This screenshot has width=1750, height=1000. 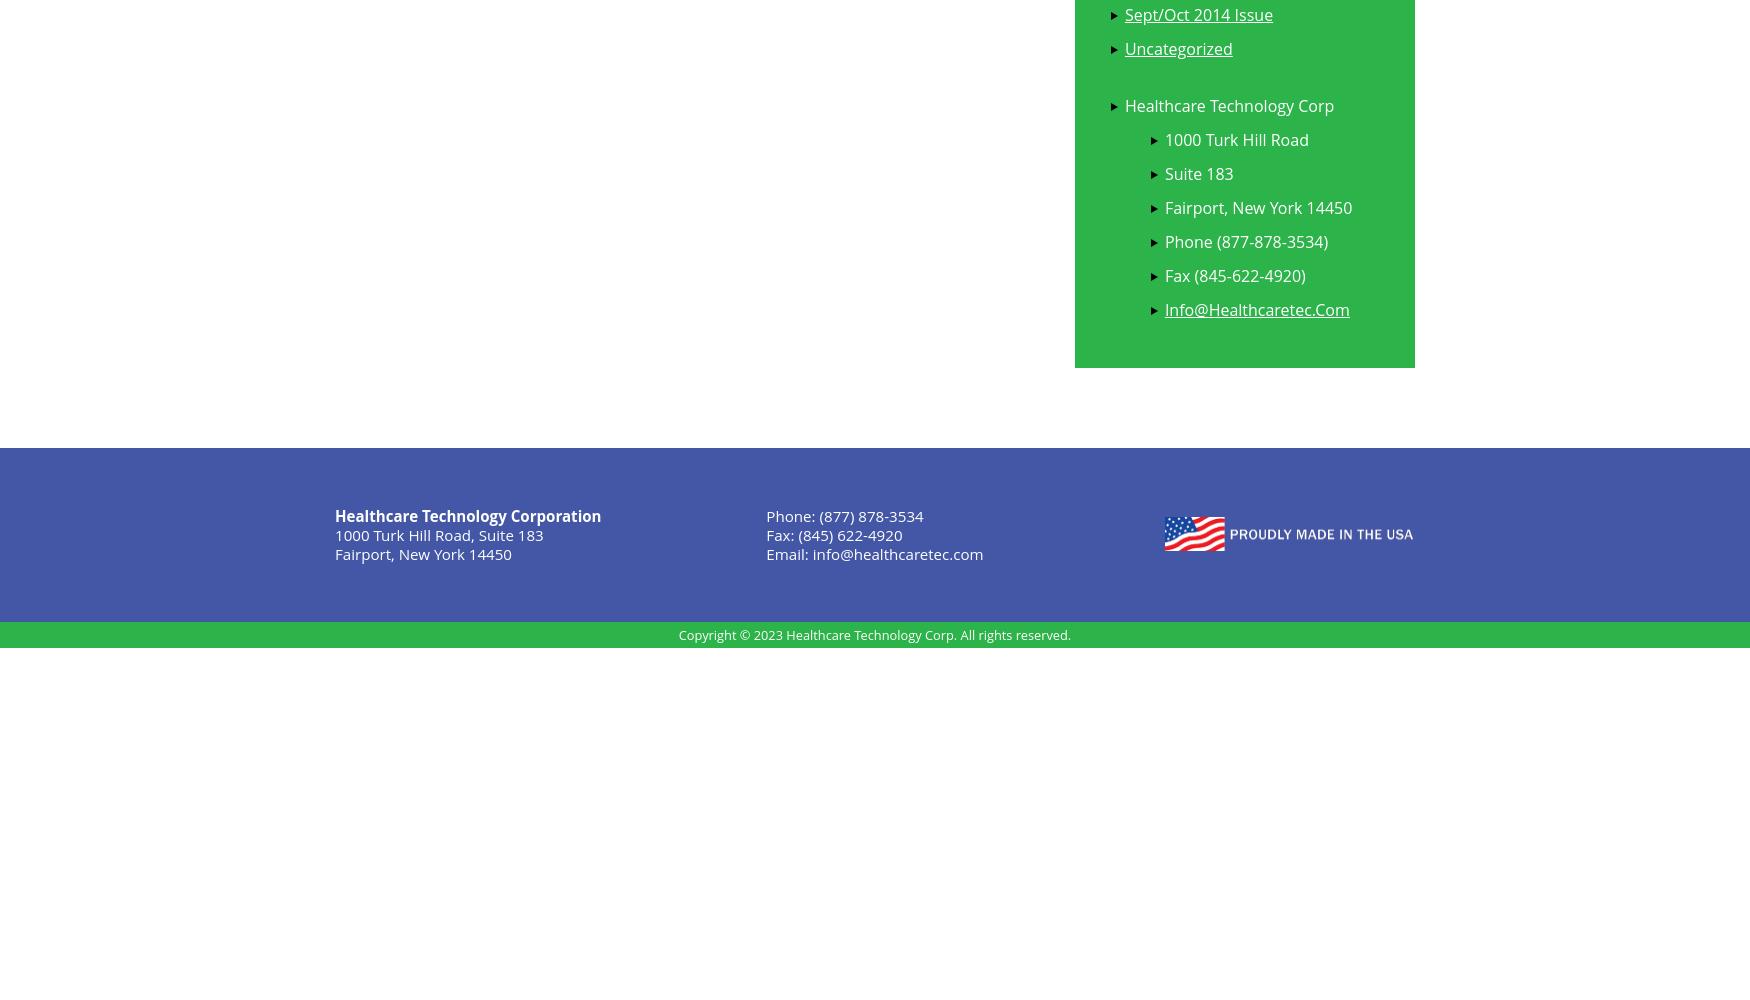 What do you see at coordinates (1257, 207) in the screenshot?
I see `'Fairport, New York  14450'` at bounding box center [1257, 207].